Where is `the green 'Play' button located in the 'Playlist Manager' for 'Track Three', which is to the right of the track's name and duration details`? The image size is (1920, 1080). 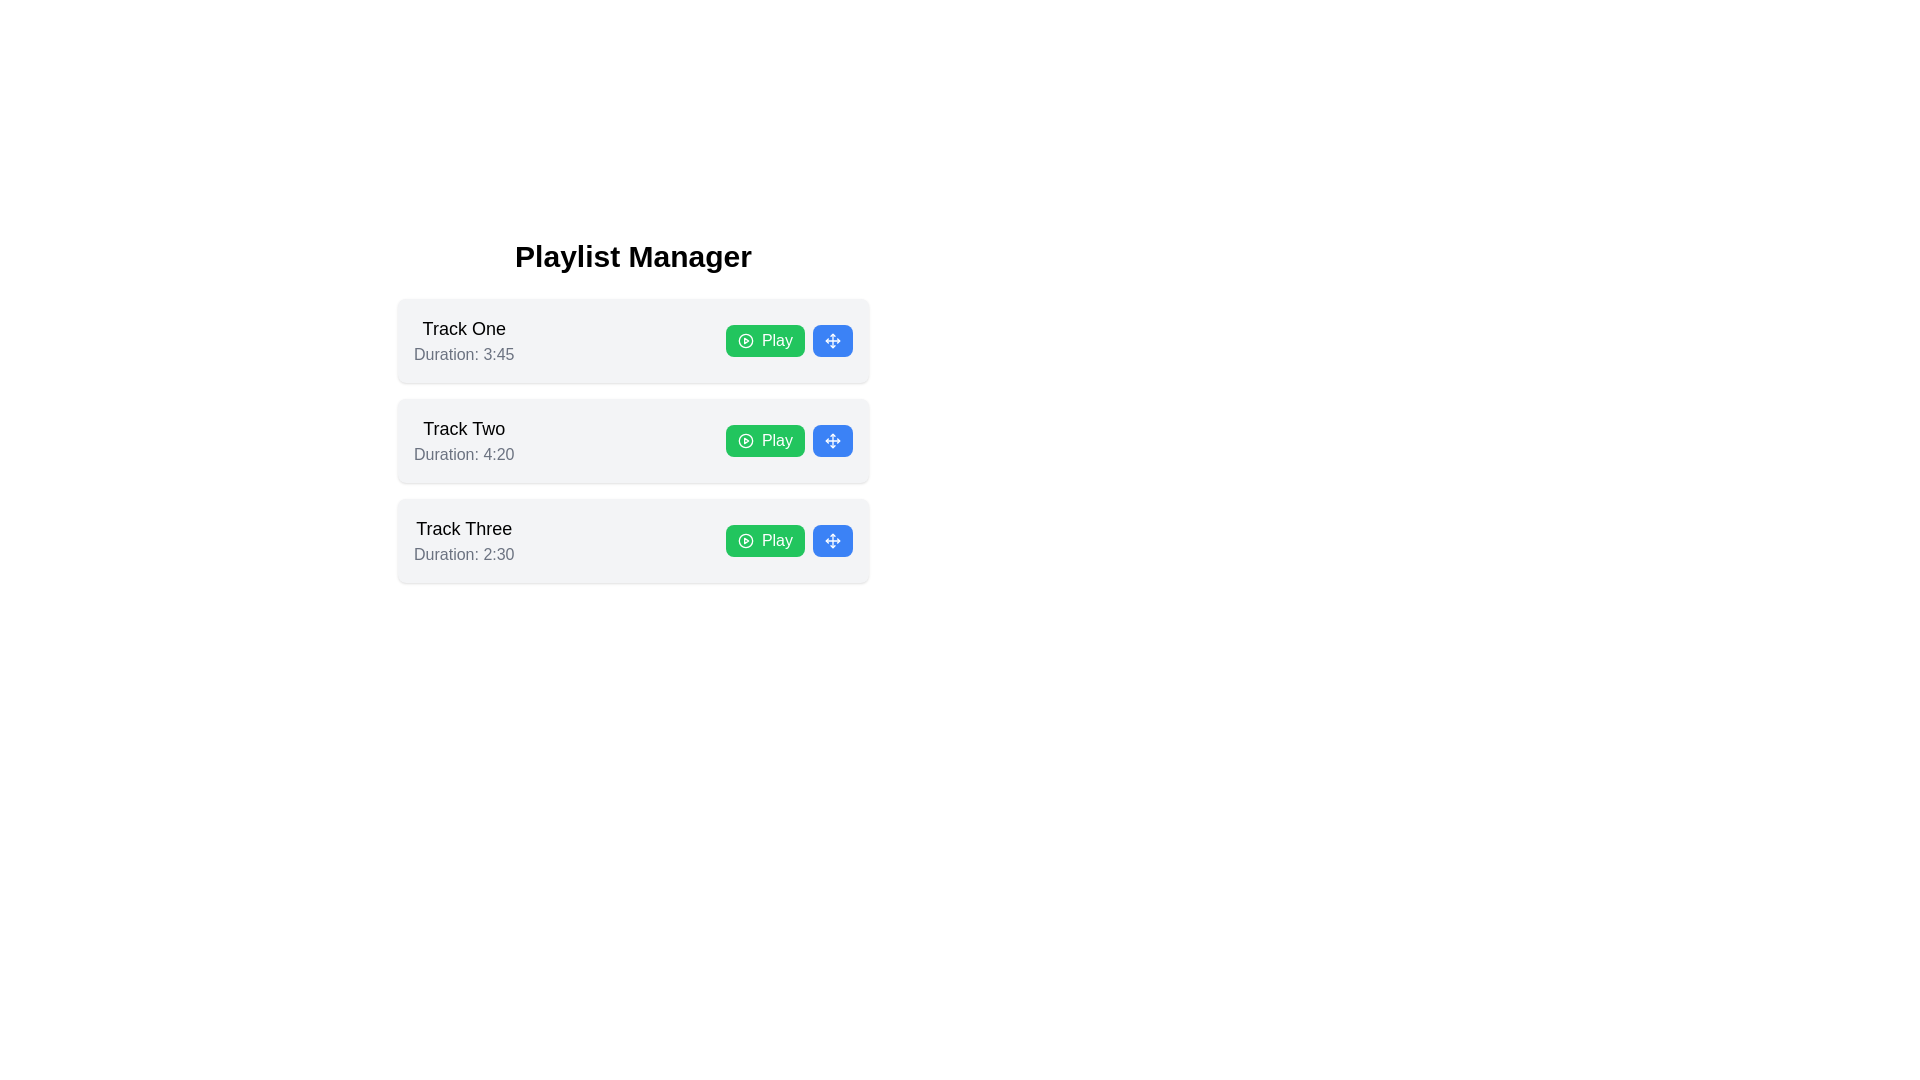 the green 'Play' button located in the 'Playlist Manager' for 'Track Three', which is to the right of the track's name and duration details is located at coordinates (764, 540).